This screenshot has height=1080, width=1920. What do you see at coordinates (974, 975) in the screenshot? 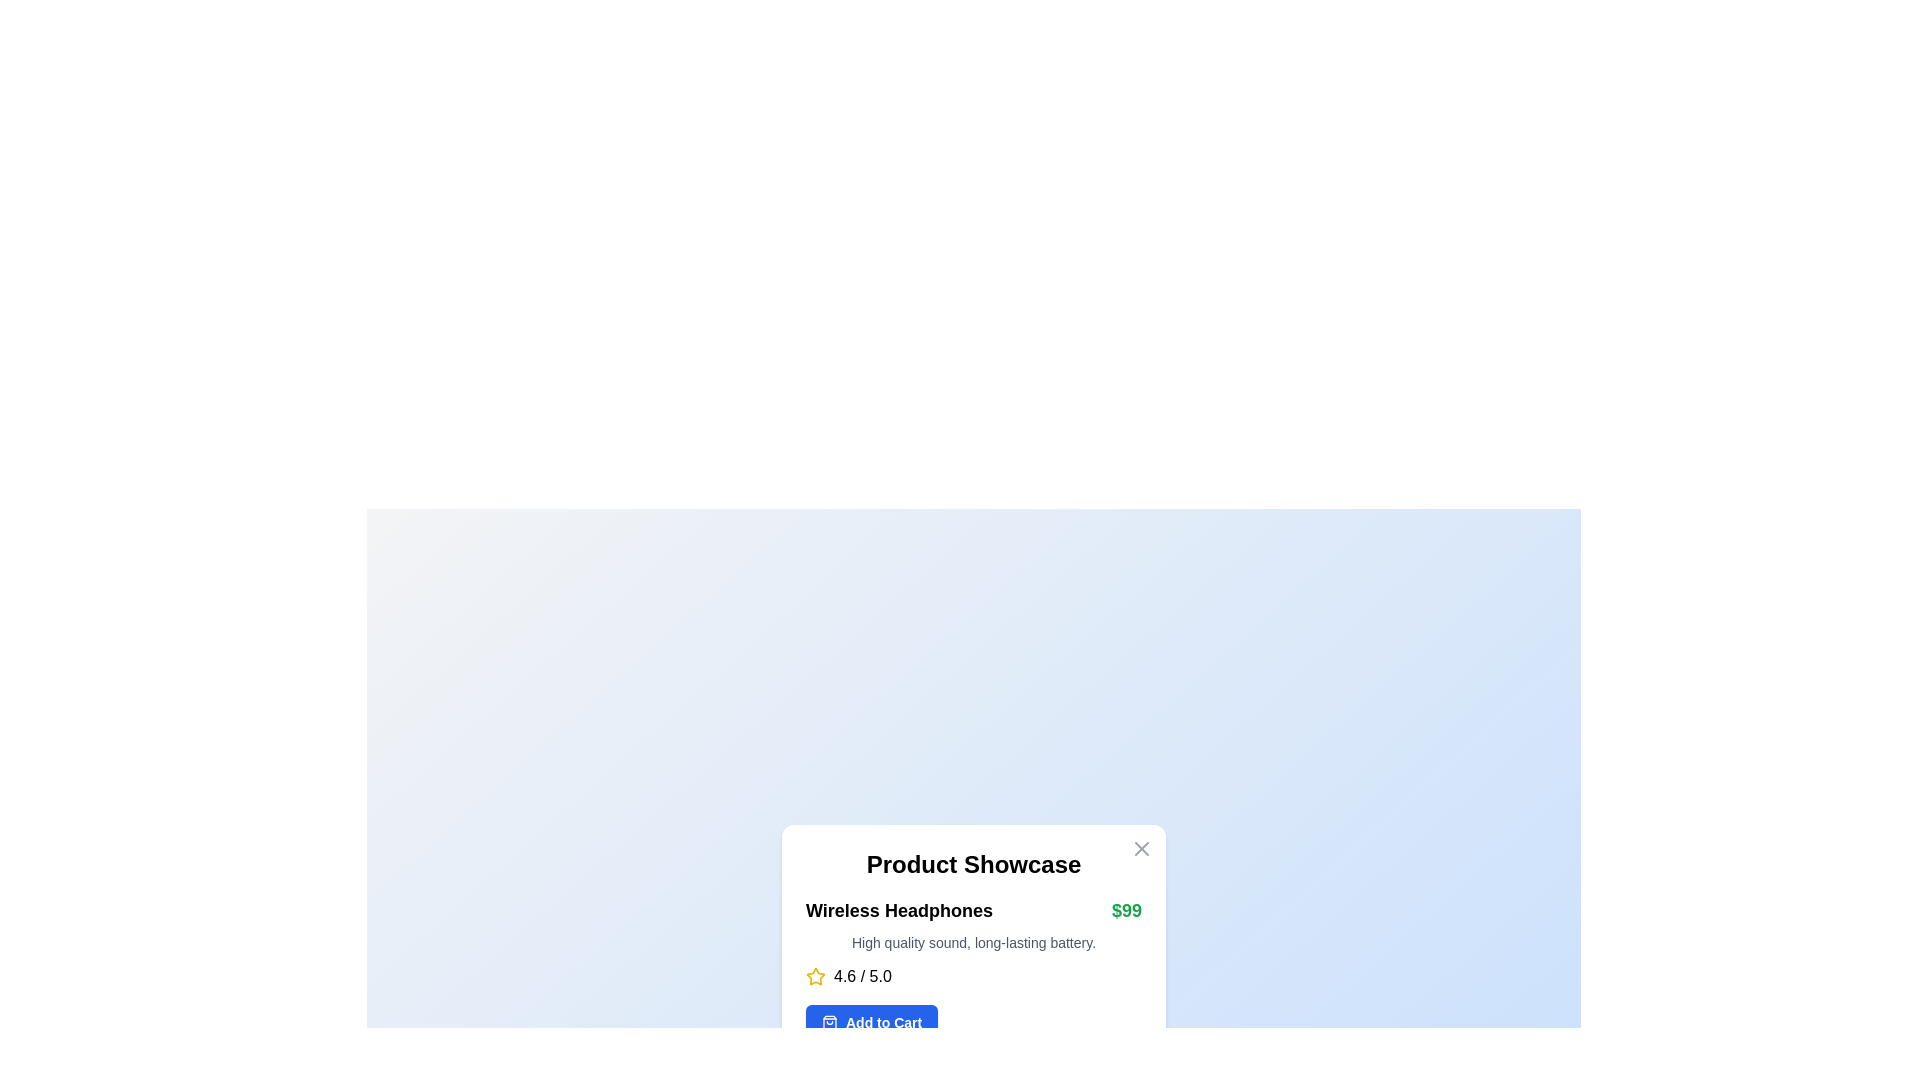
I see `the Product information component displaying details about 'Wireless Headphones', including its title, price, description, rating, and 'Add to Cart' button` at bounding box center [974, 975].